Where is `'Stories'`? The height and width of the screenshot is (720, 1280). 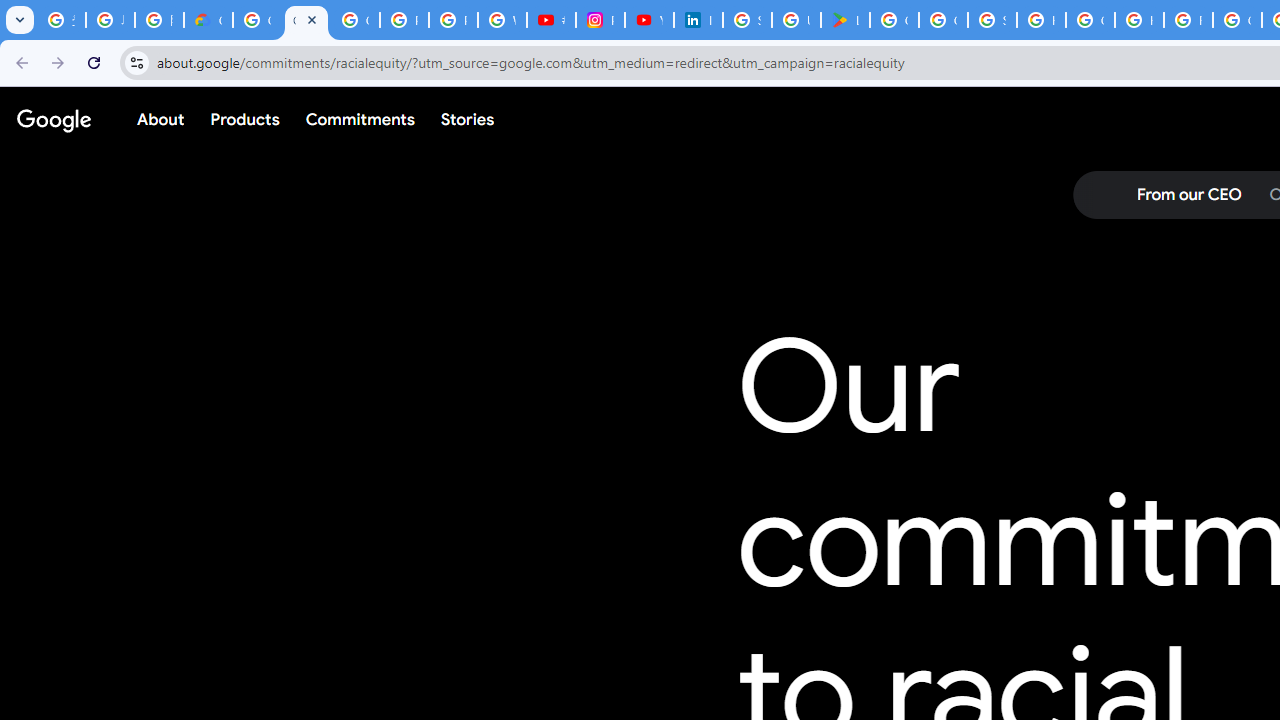
'Stories' is located at coordinates (466, 119).